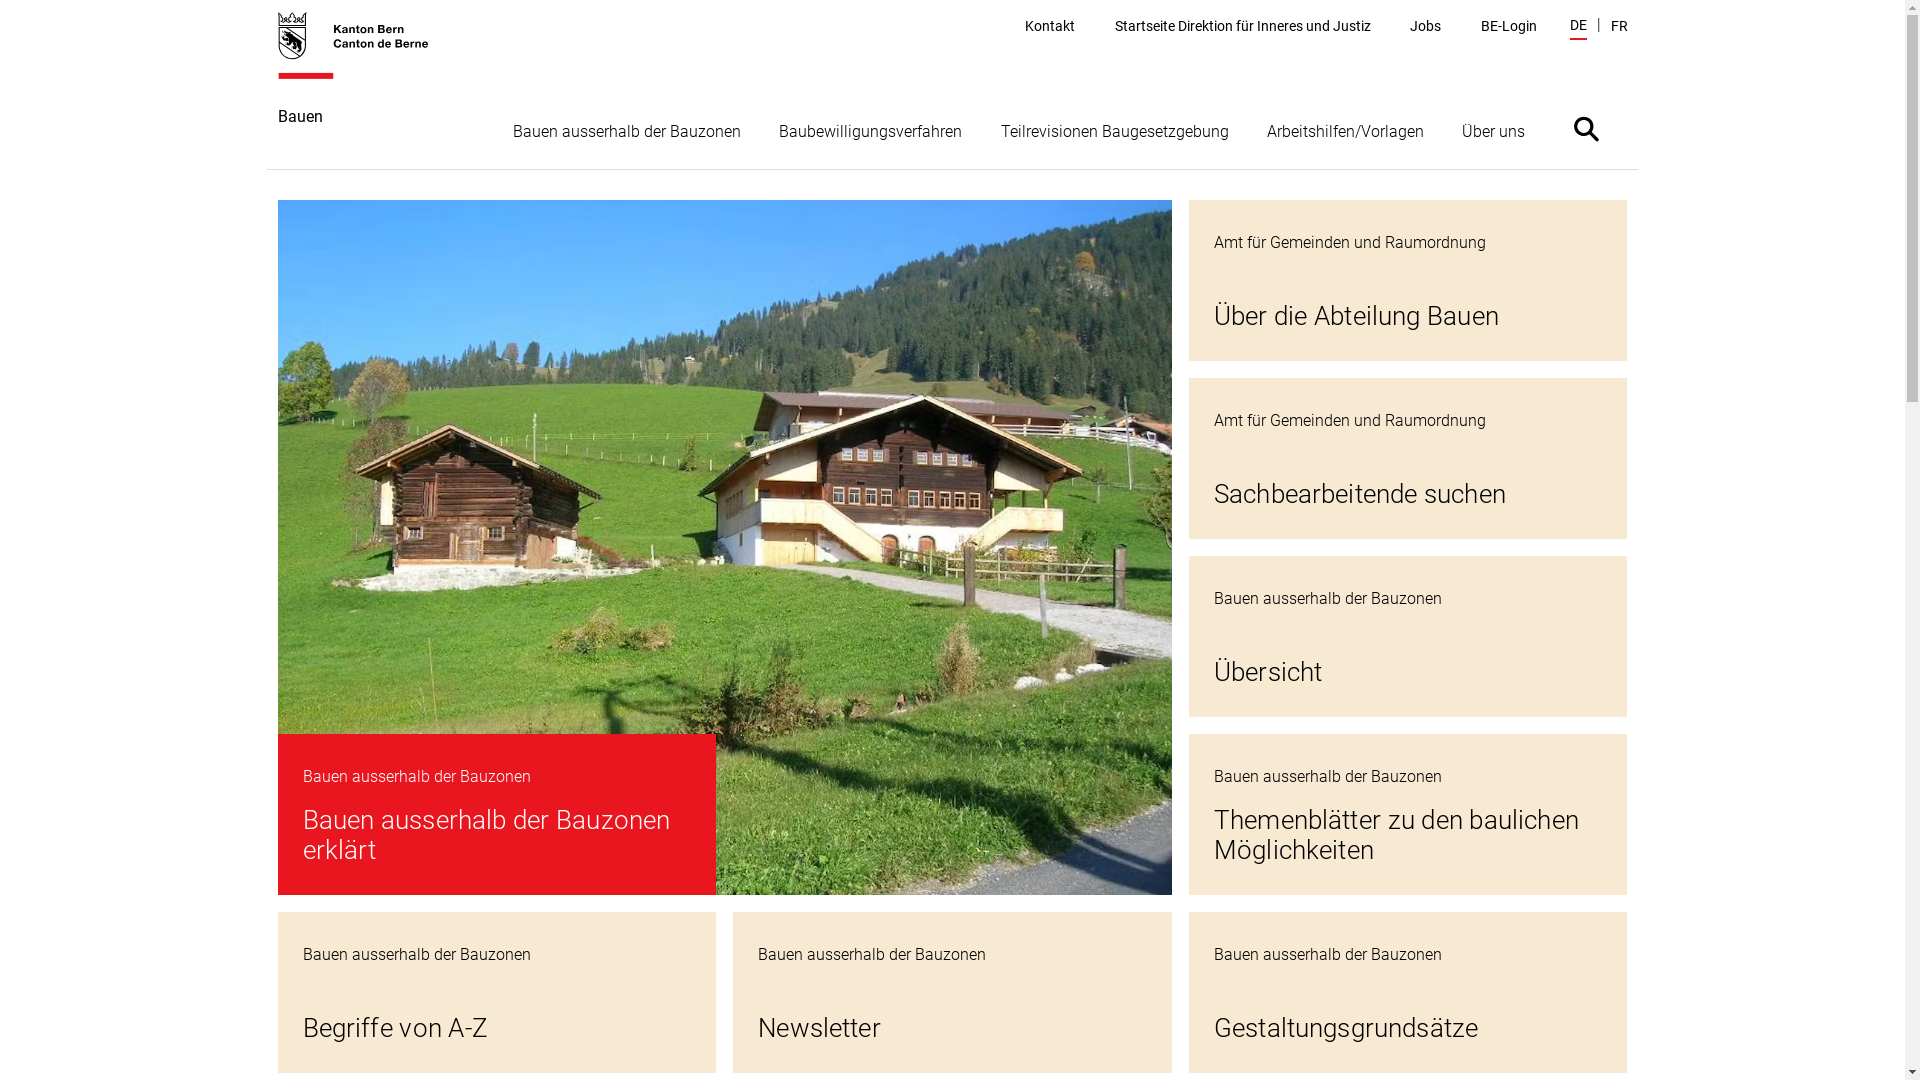 This screenshot has height=1080, width=1920. I want to click on 'Newsletter, so click(951, 992).